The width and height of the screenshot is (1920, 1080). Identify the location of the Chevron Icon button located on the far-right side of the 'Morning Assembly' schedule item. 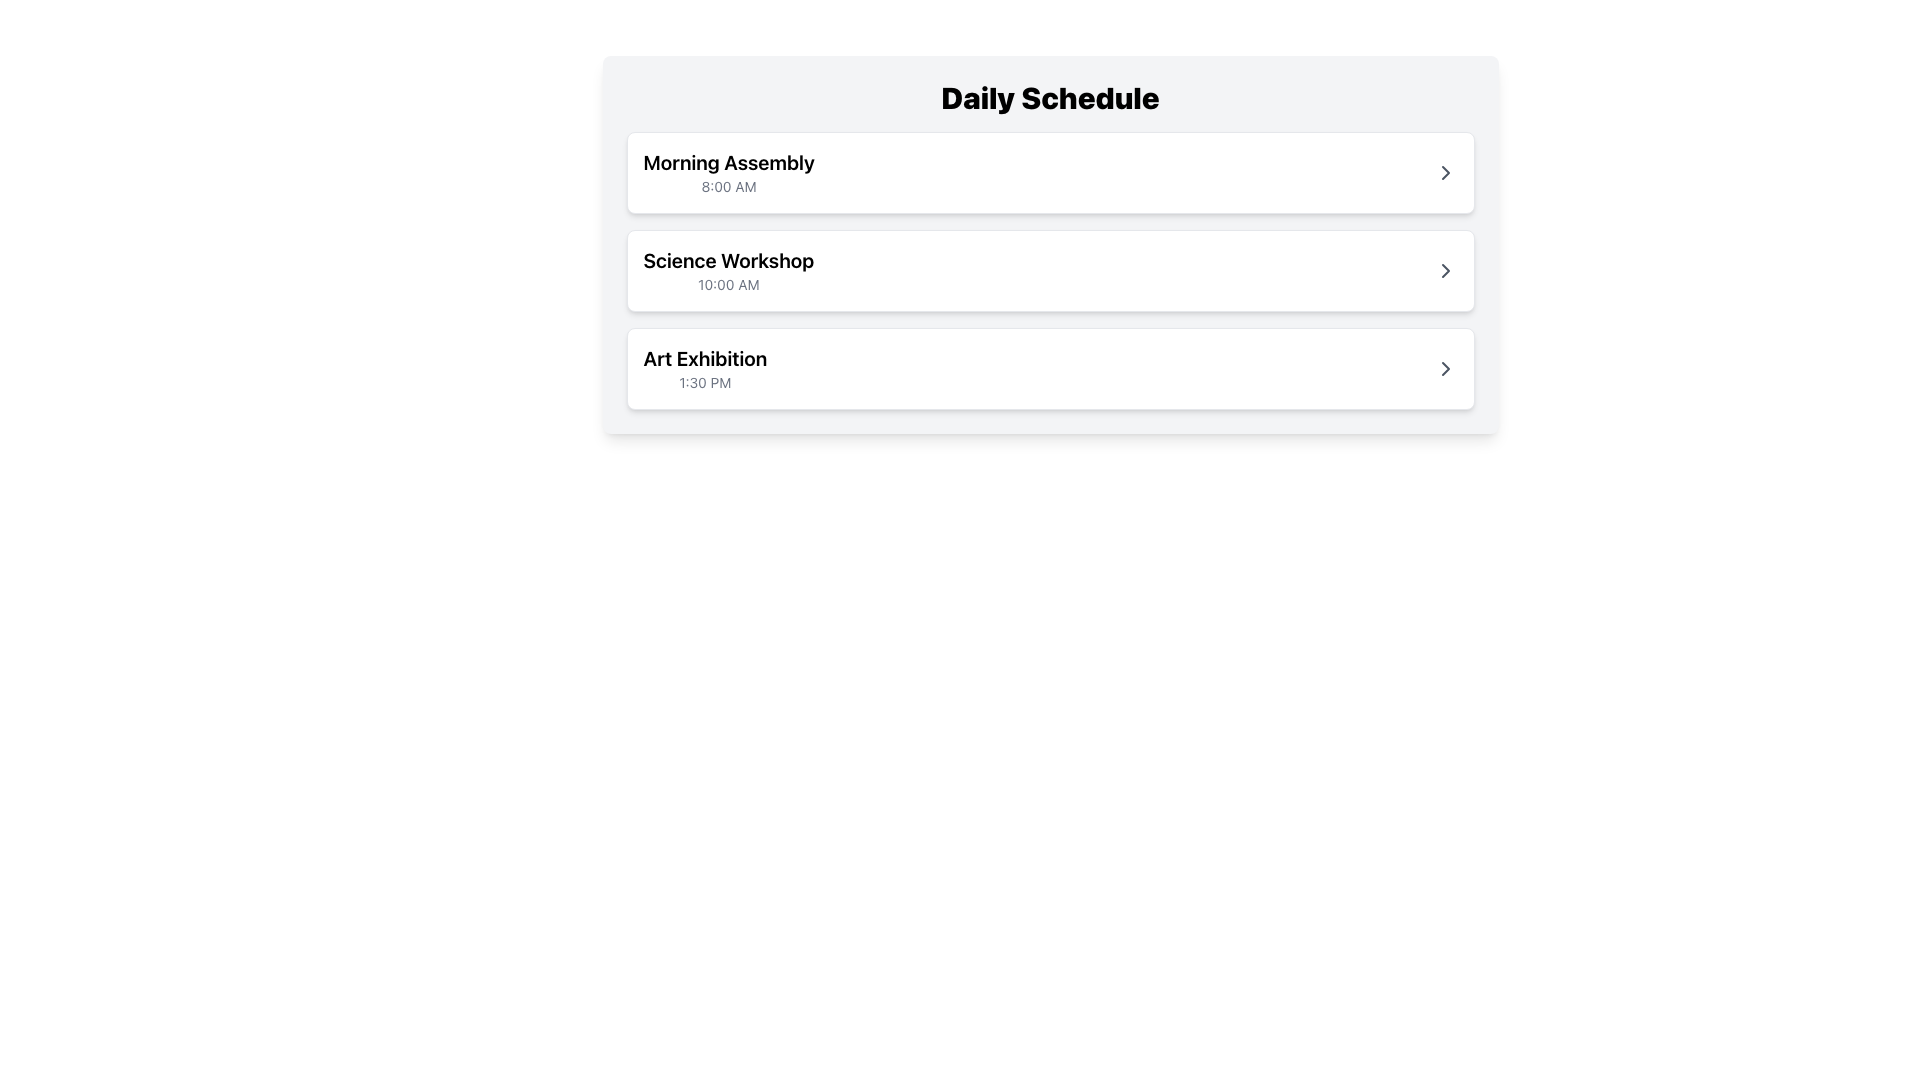
(1445, 172).